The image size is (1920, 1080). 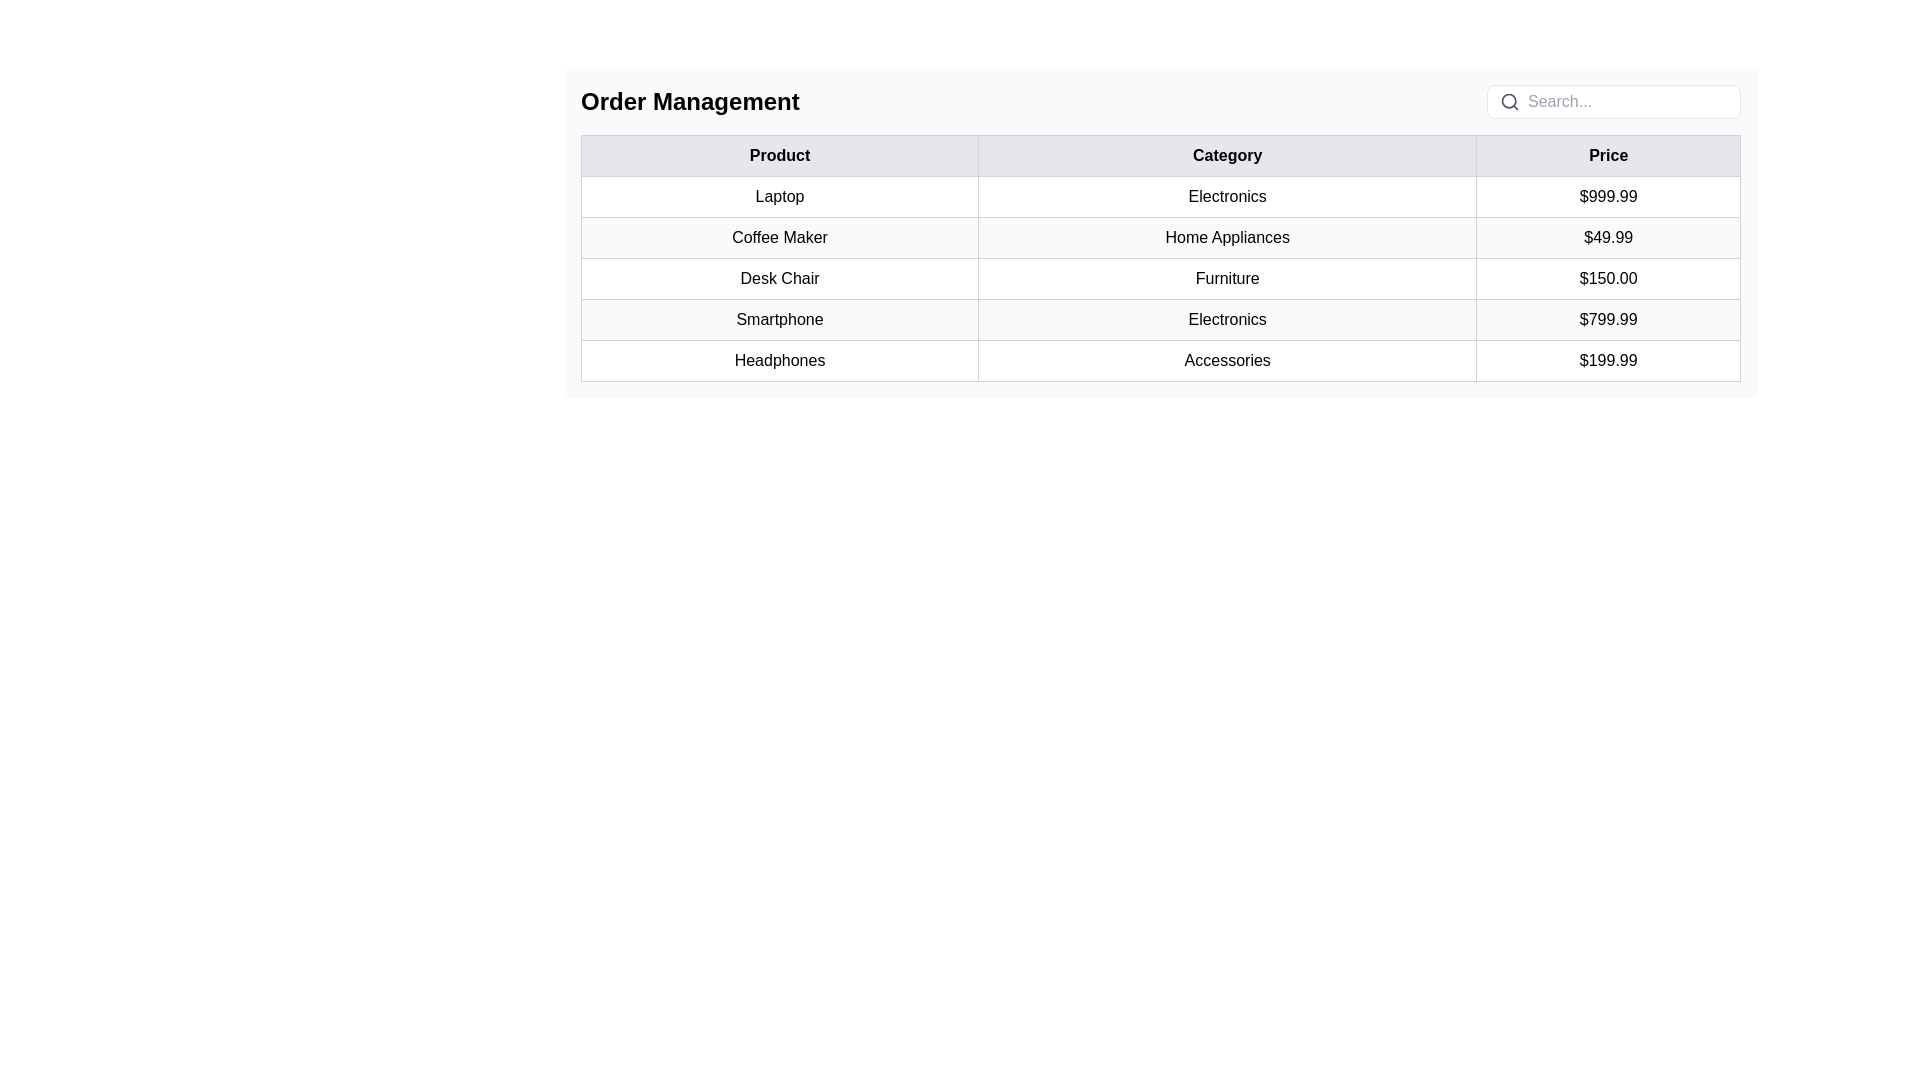 What do you see at coordinates (1226, 196) in the screenshot?
I see `the read-only table cell displaying the word 'Electronics' in the second column under the 'Category' header` at bounding box center [1226, 196].